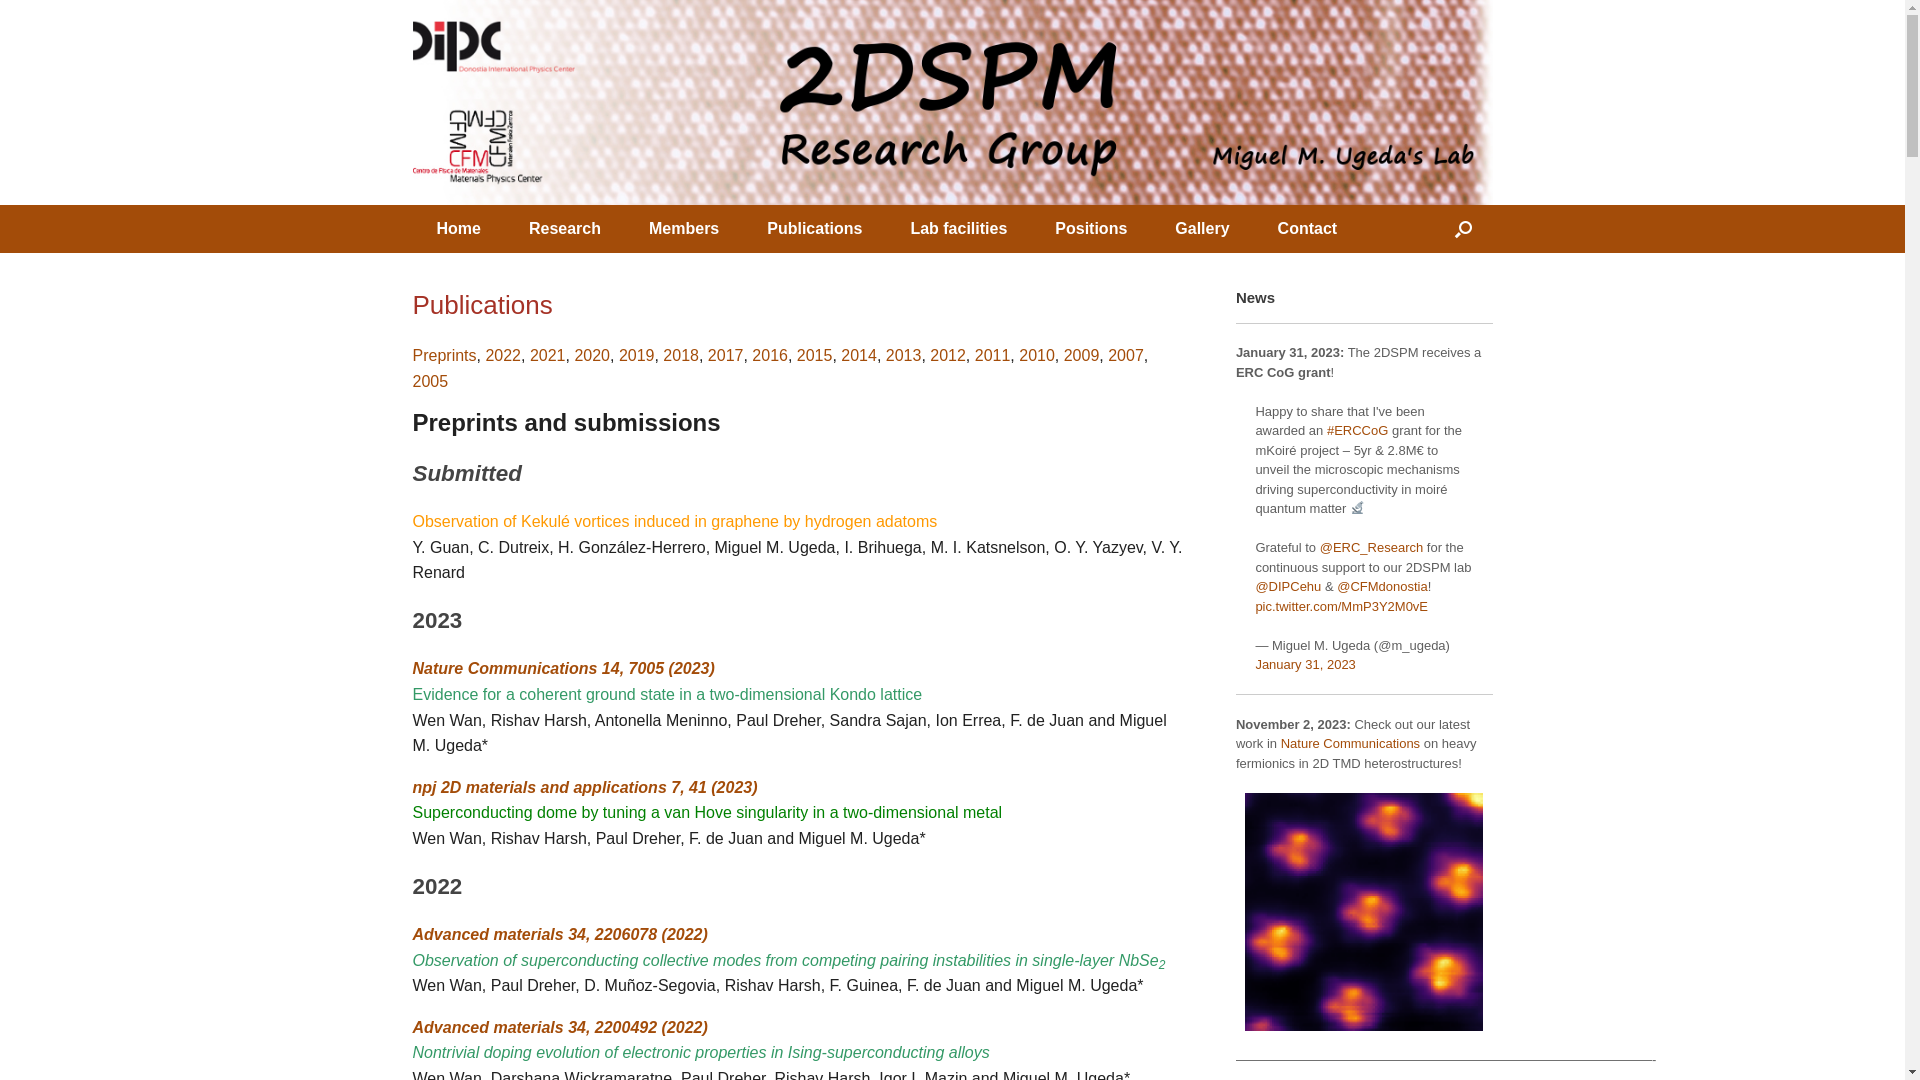 The width and height of the screenshot is (1920, 1080). I want to click on '2022', so click(503, 354).